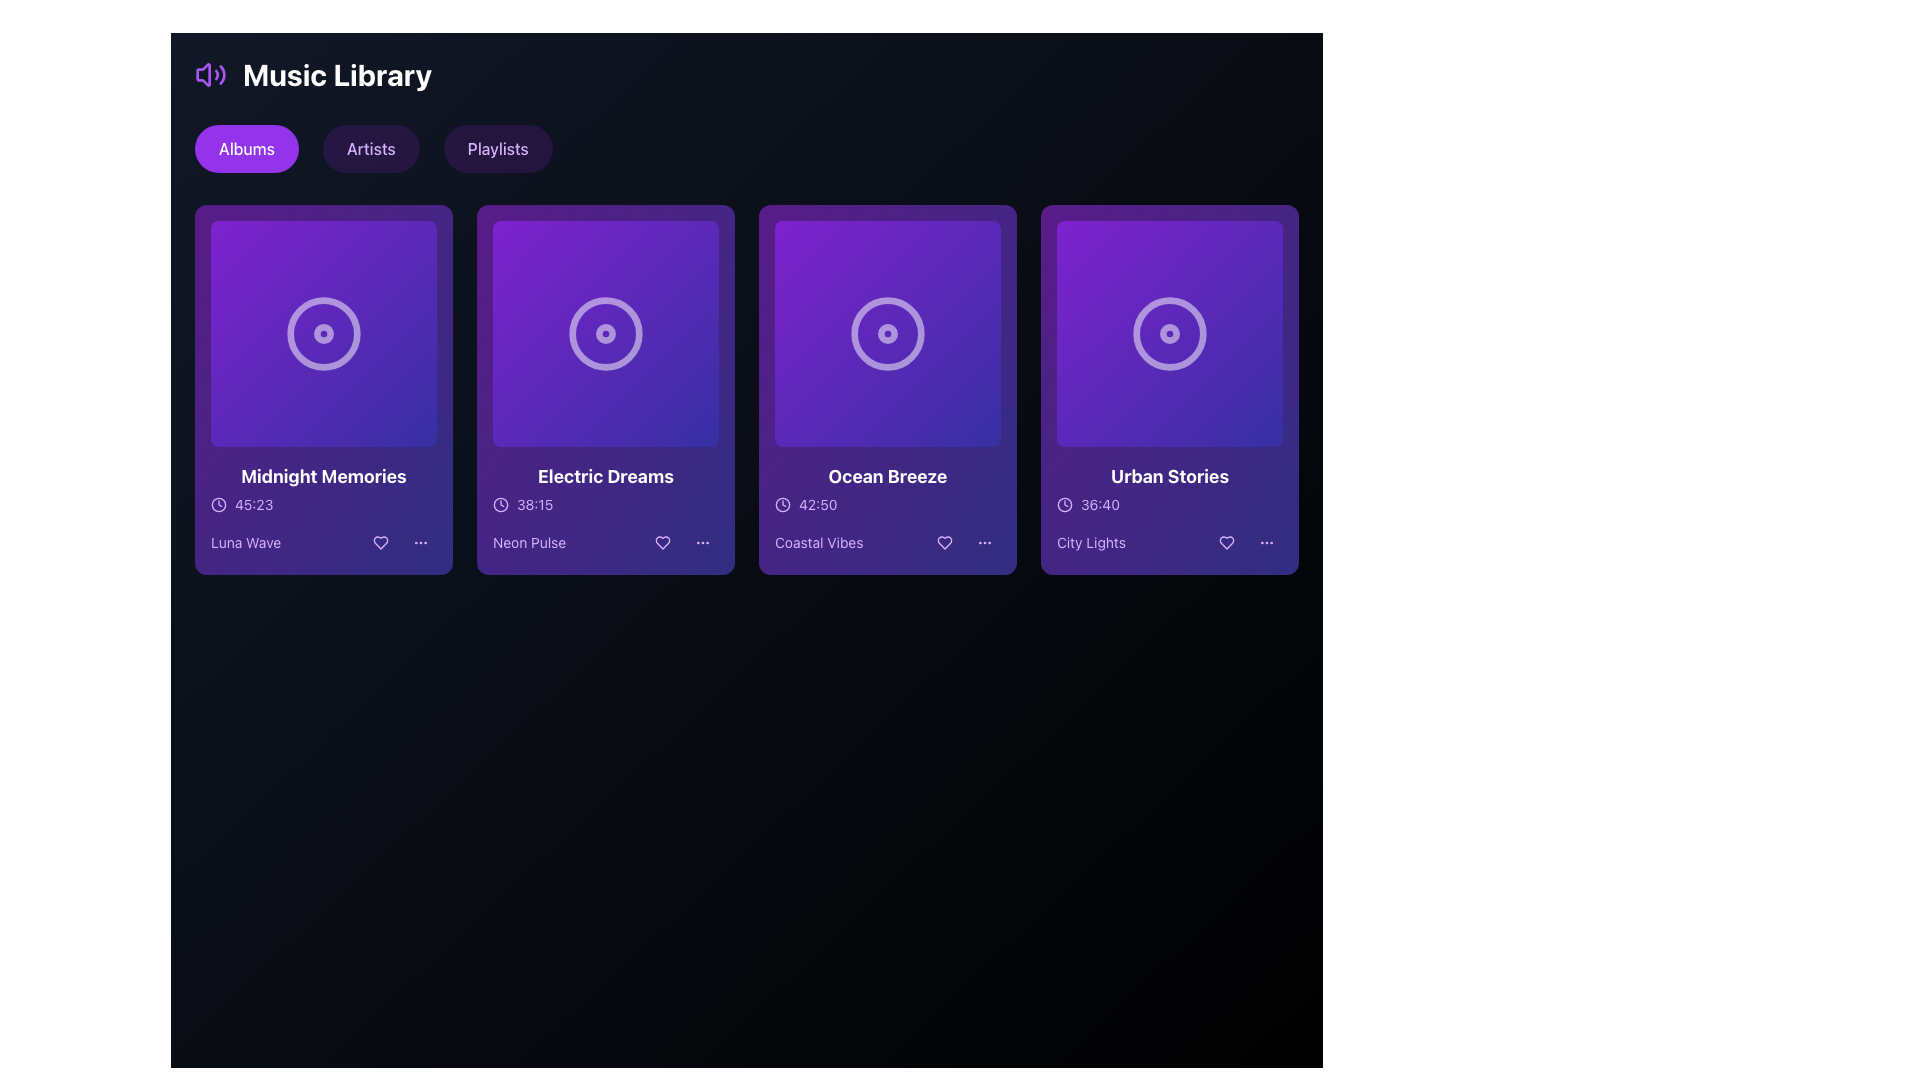 The image size is (1920, 1080). Describe the element at coordinates (1170, 333) in the screenshot. I see `the circular icon with two concentric circles and a solid center, located centrally within the fourth album card from the left` at that location.